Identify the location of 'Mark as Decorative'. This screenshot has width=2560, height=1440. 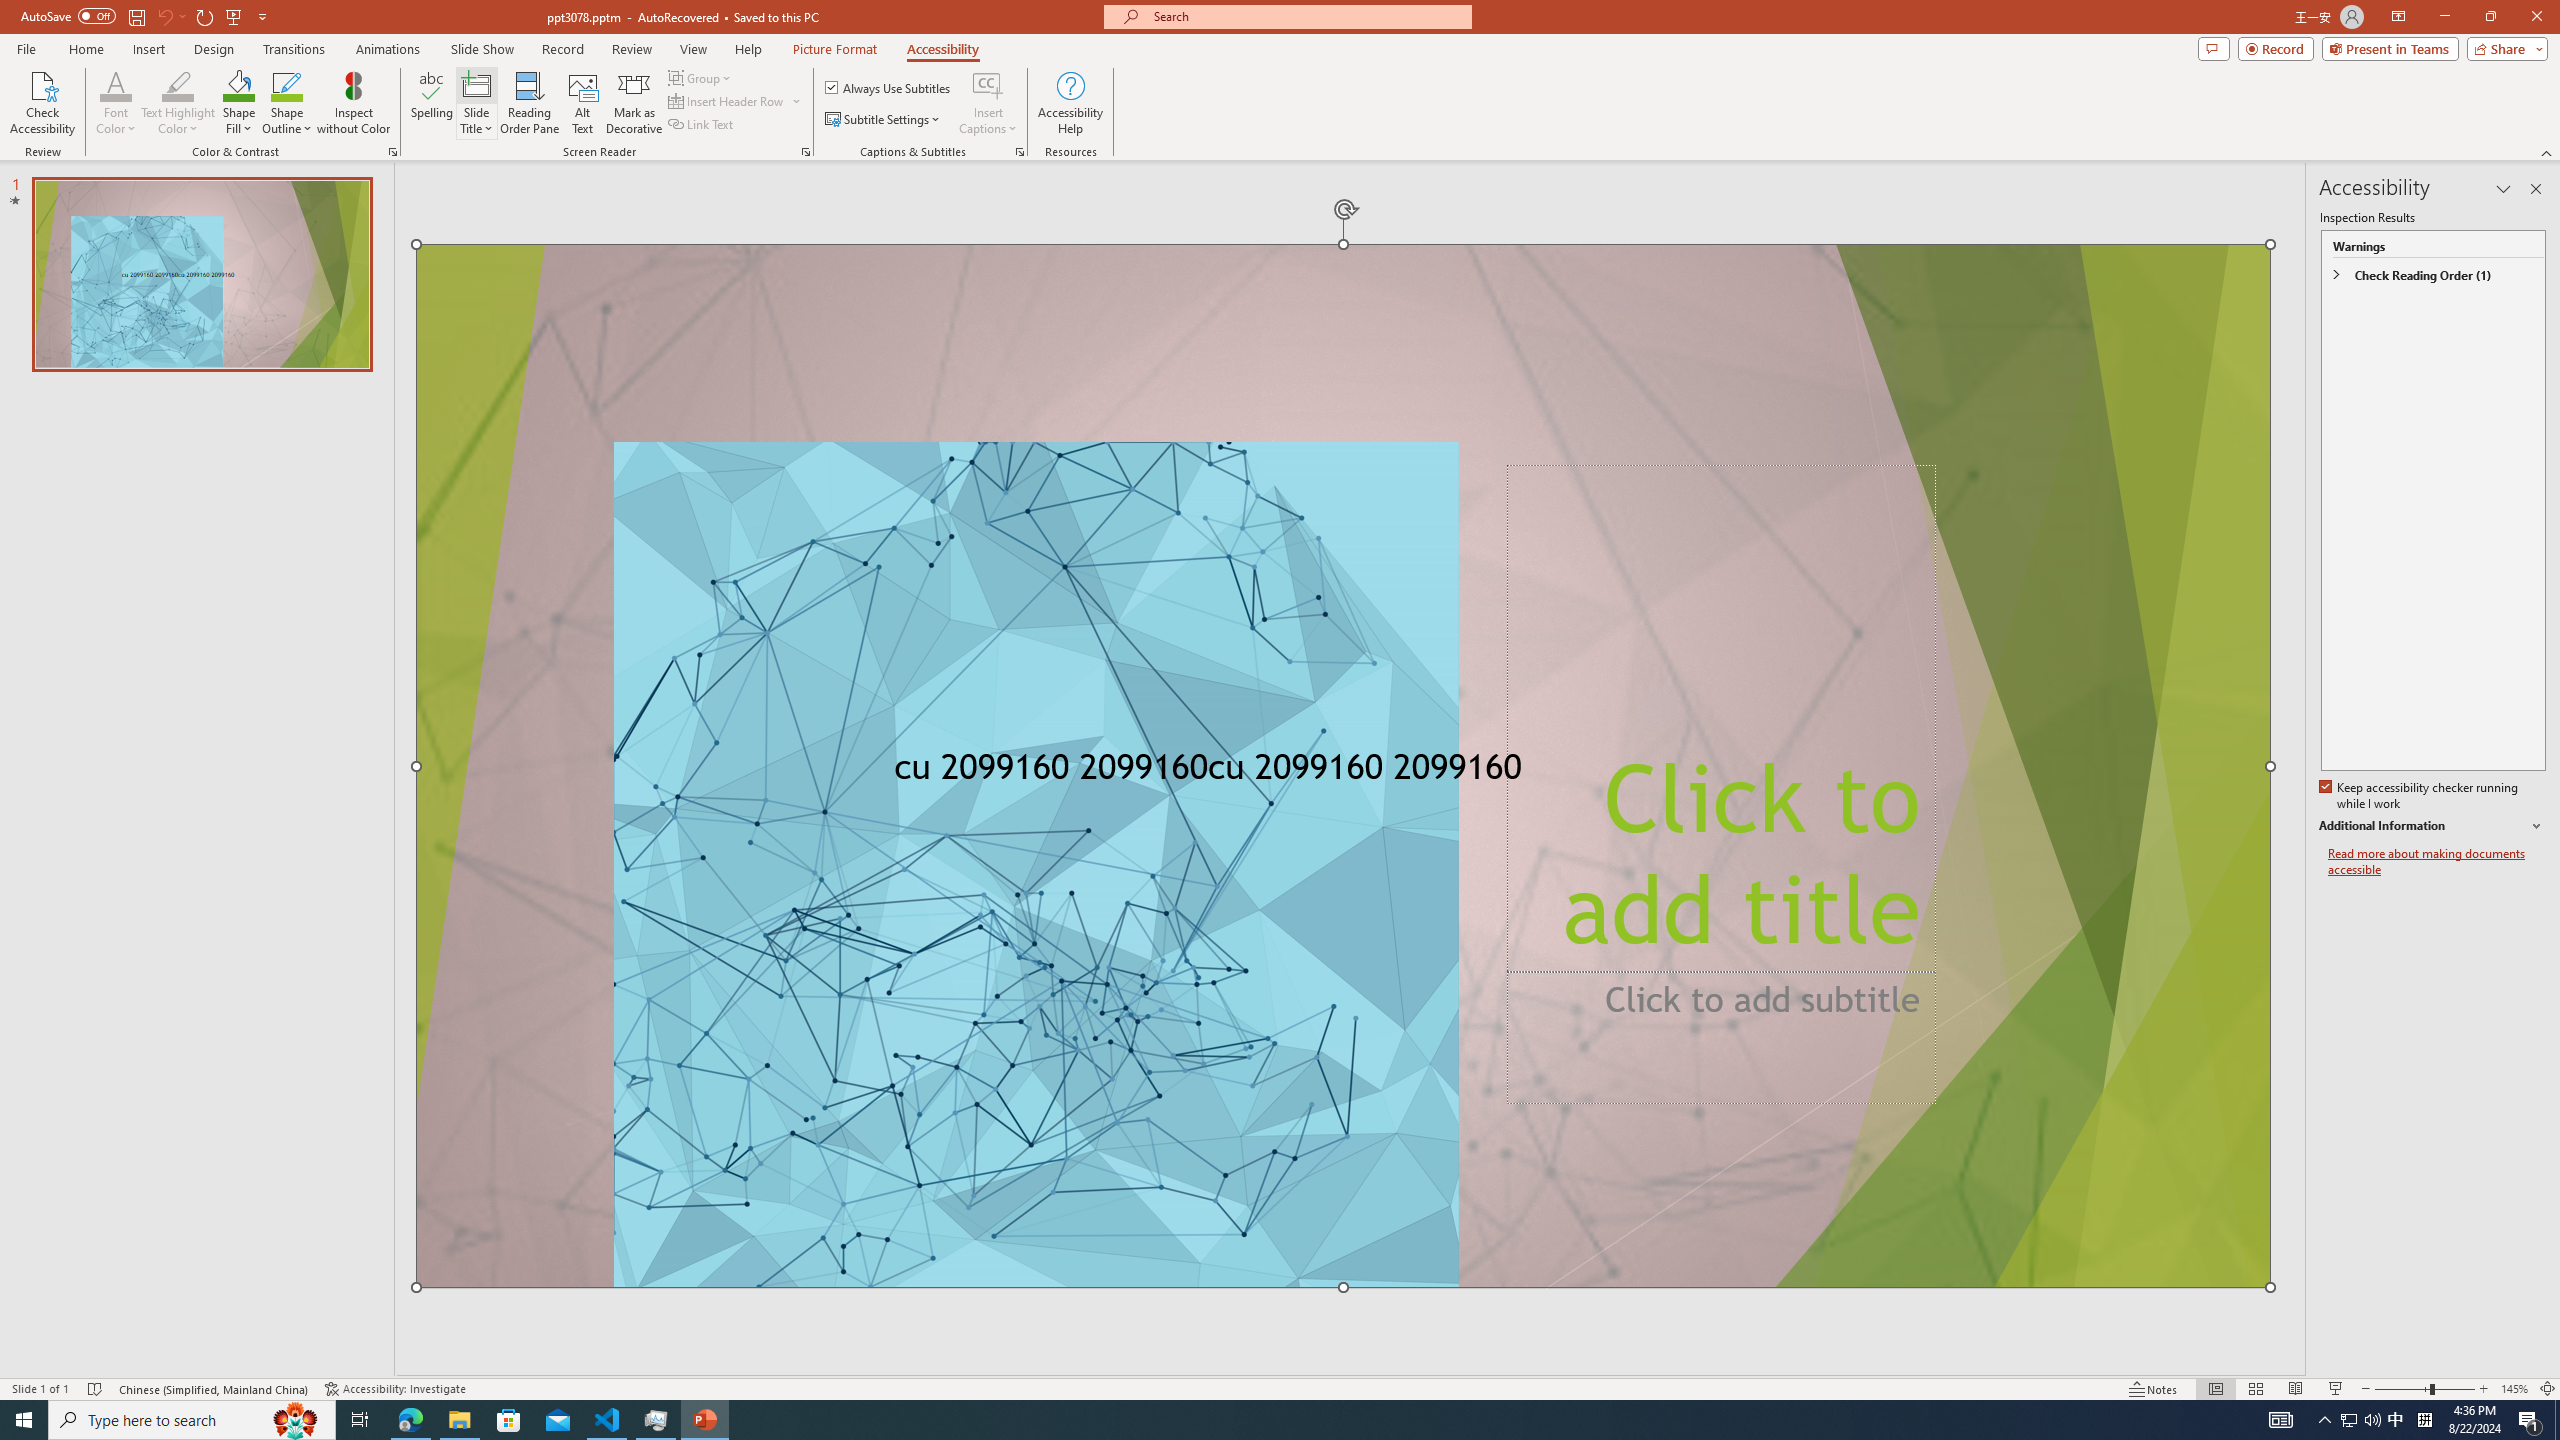
(633, 103).